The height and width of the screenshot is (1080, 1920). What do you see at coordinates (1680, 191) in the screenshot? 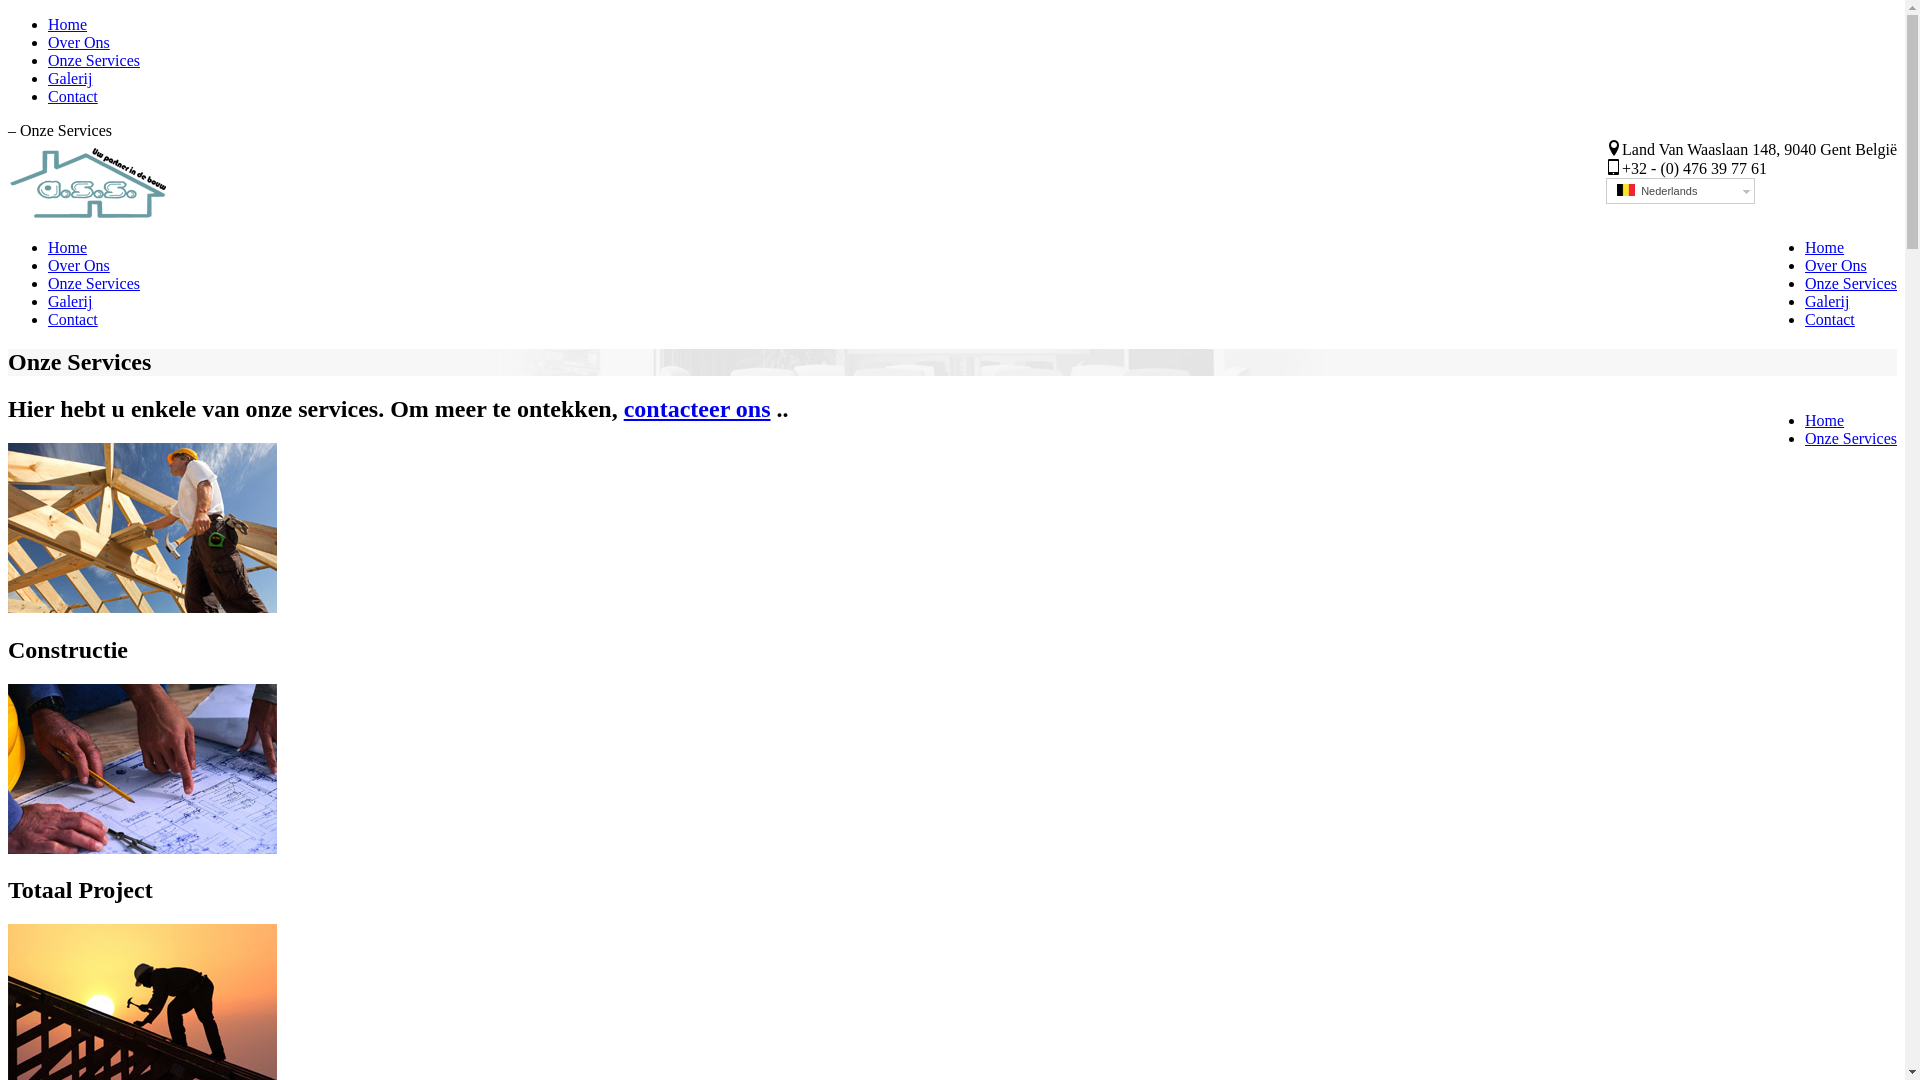
I see `'  Nederlands'` at bounding box center [1680, 191].